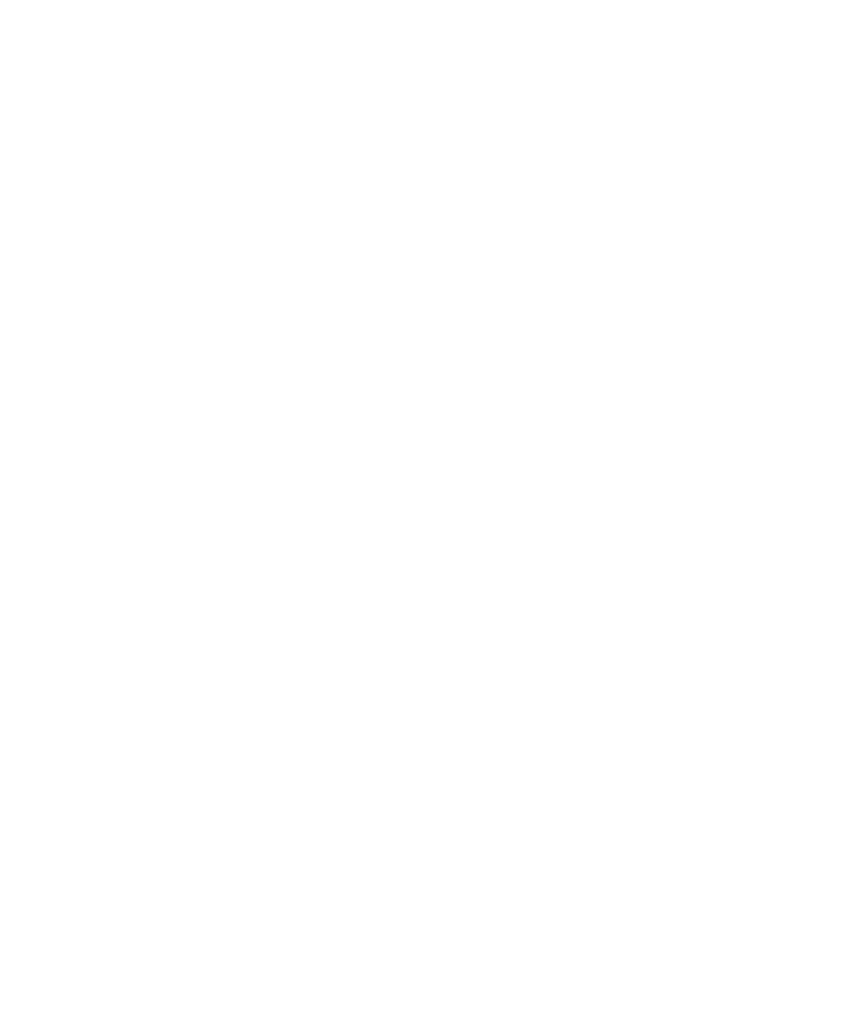 This screenshot has width=853, height=1027. Describe the element at coordinates (327, 32) in the screenshot. I see `'The post report purchase support provided by 360iResearch was excellent.'` at that location.